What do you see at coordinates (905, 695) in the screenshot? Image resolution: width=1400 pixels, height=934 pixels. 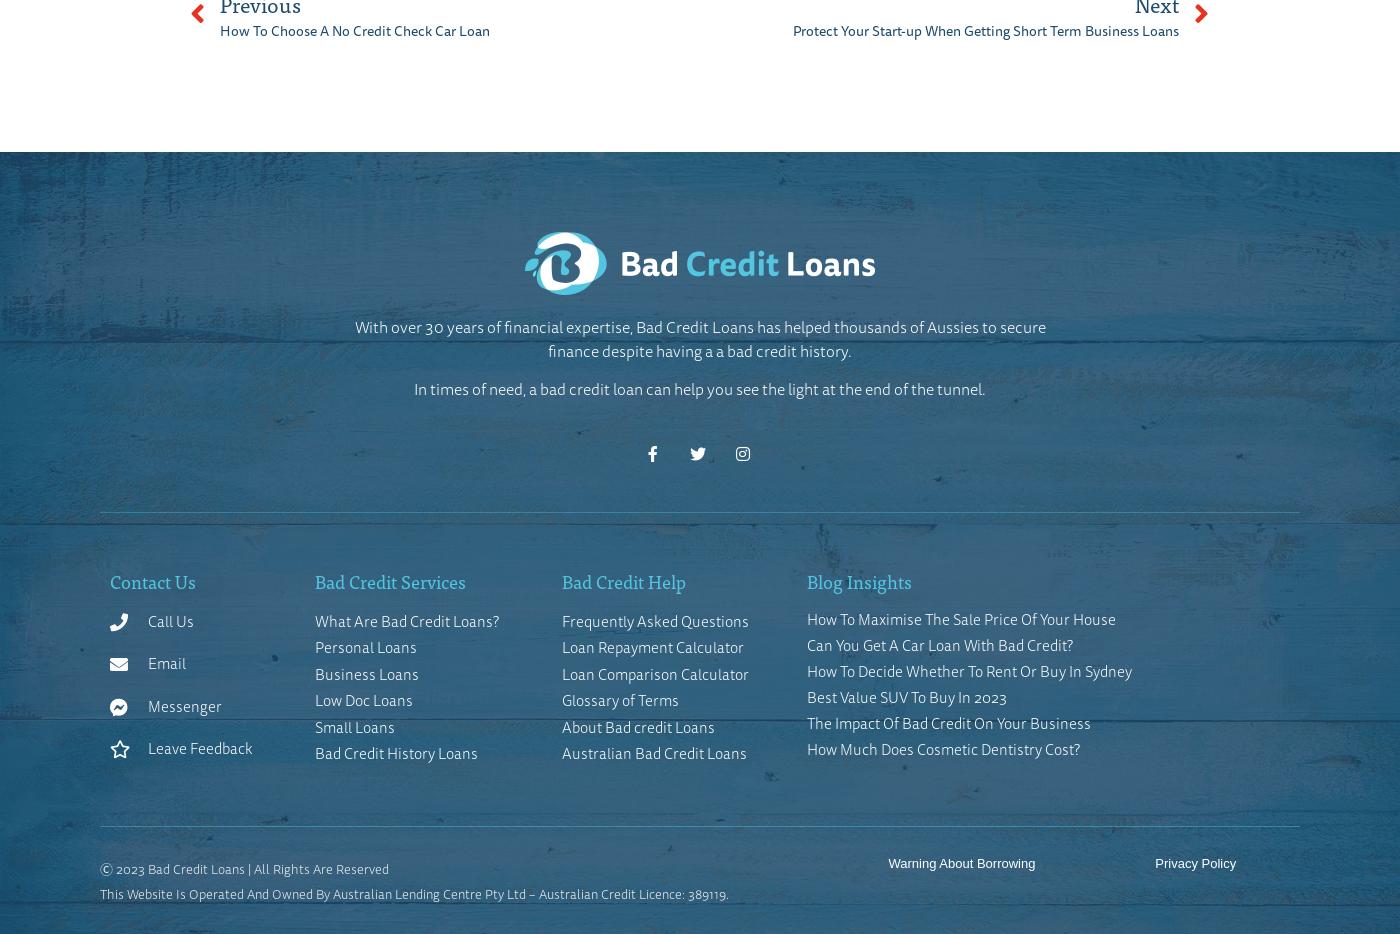 I see `'Best Value SUV to Buy in 2023'` at bounding box center [905, 695].